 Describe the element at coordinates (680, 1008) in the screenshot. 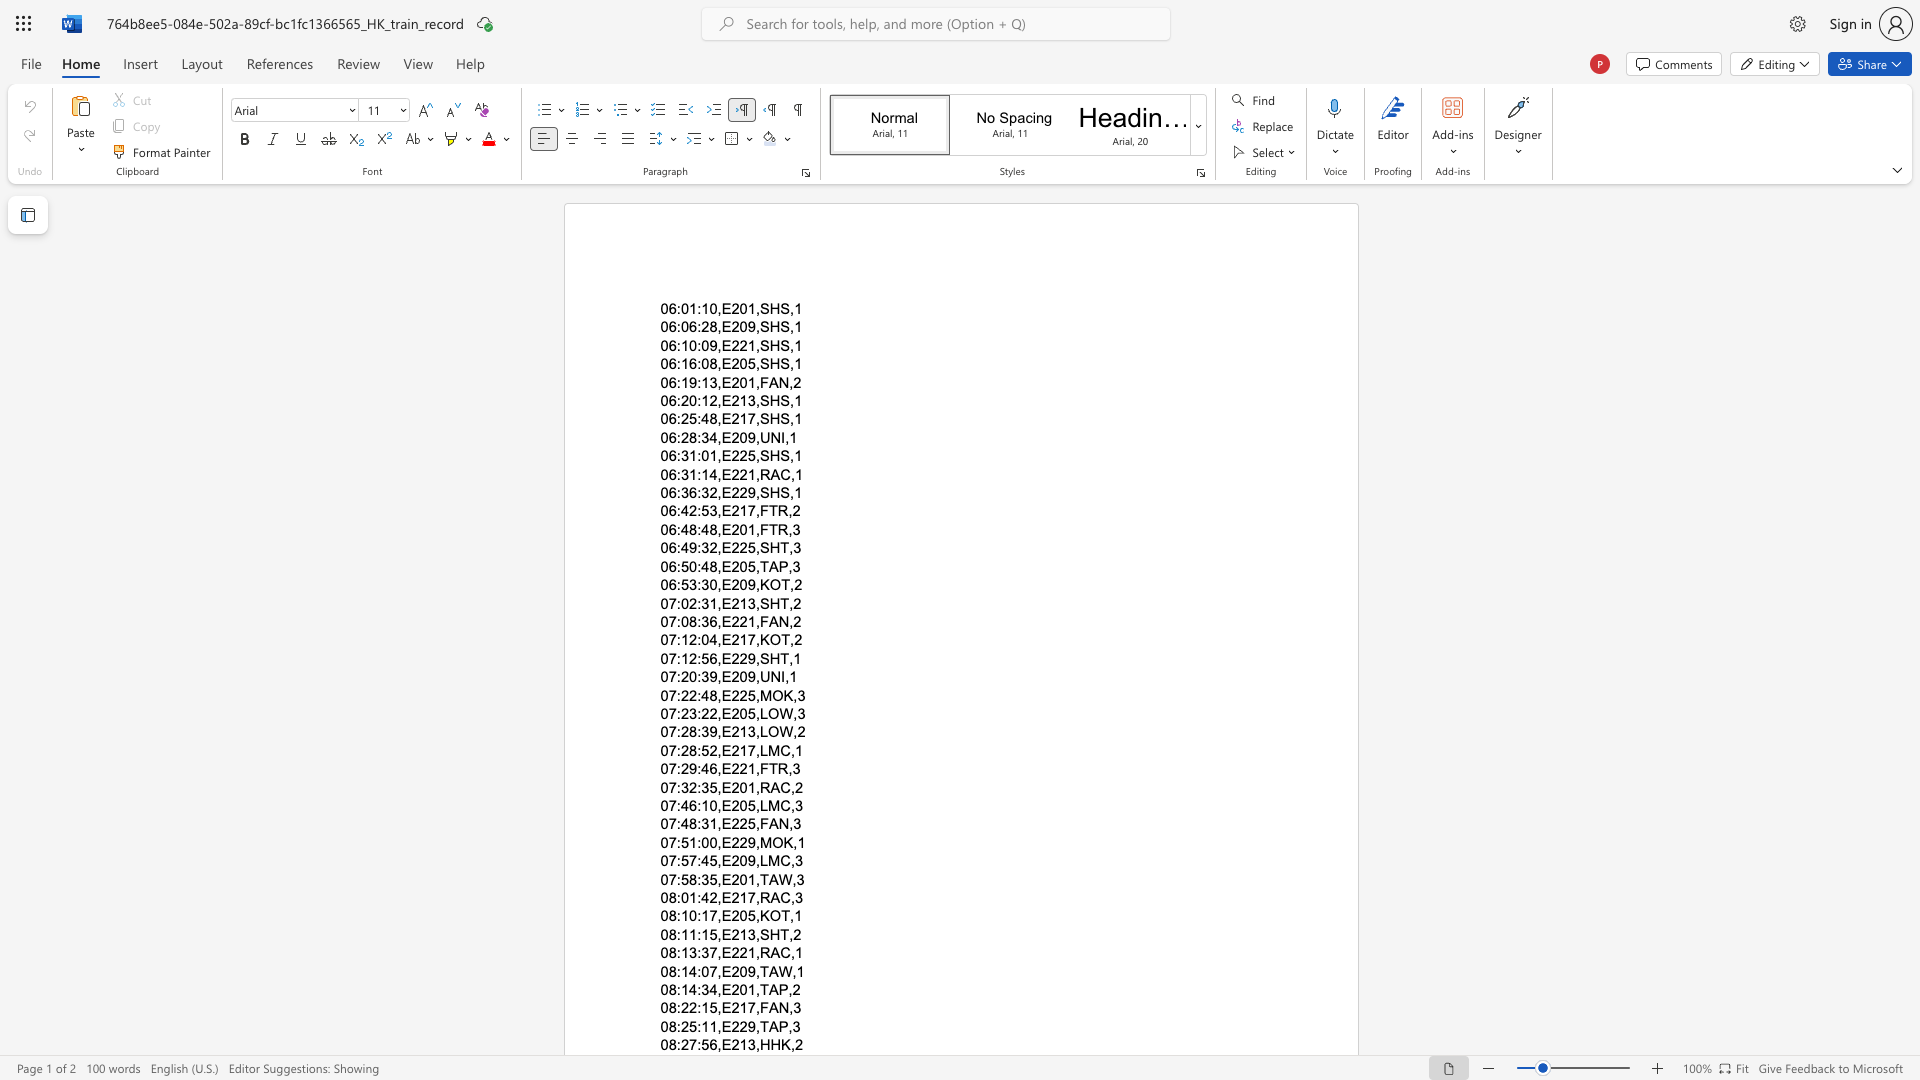

I see `the subset text "22:15,E21" within the text "08:22:15,E217,FAN,3"` at that location.